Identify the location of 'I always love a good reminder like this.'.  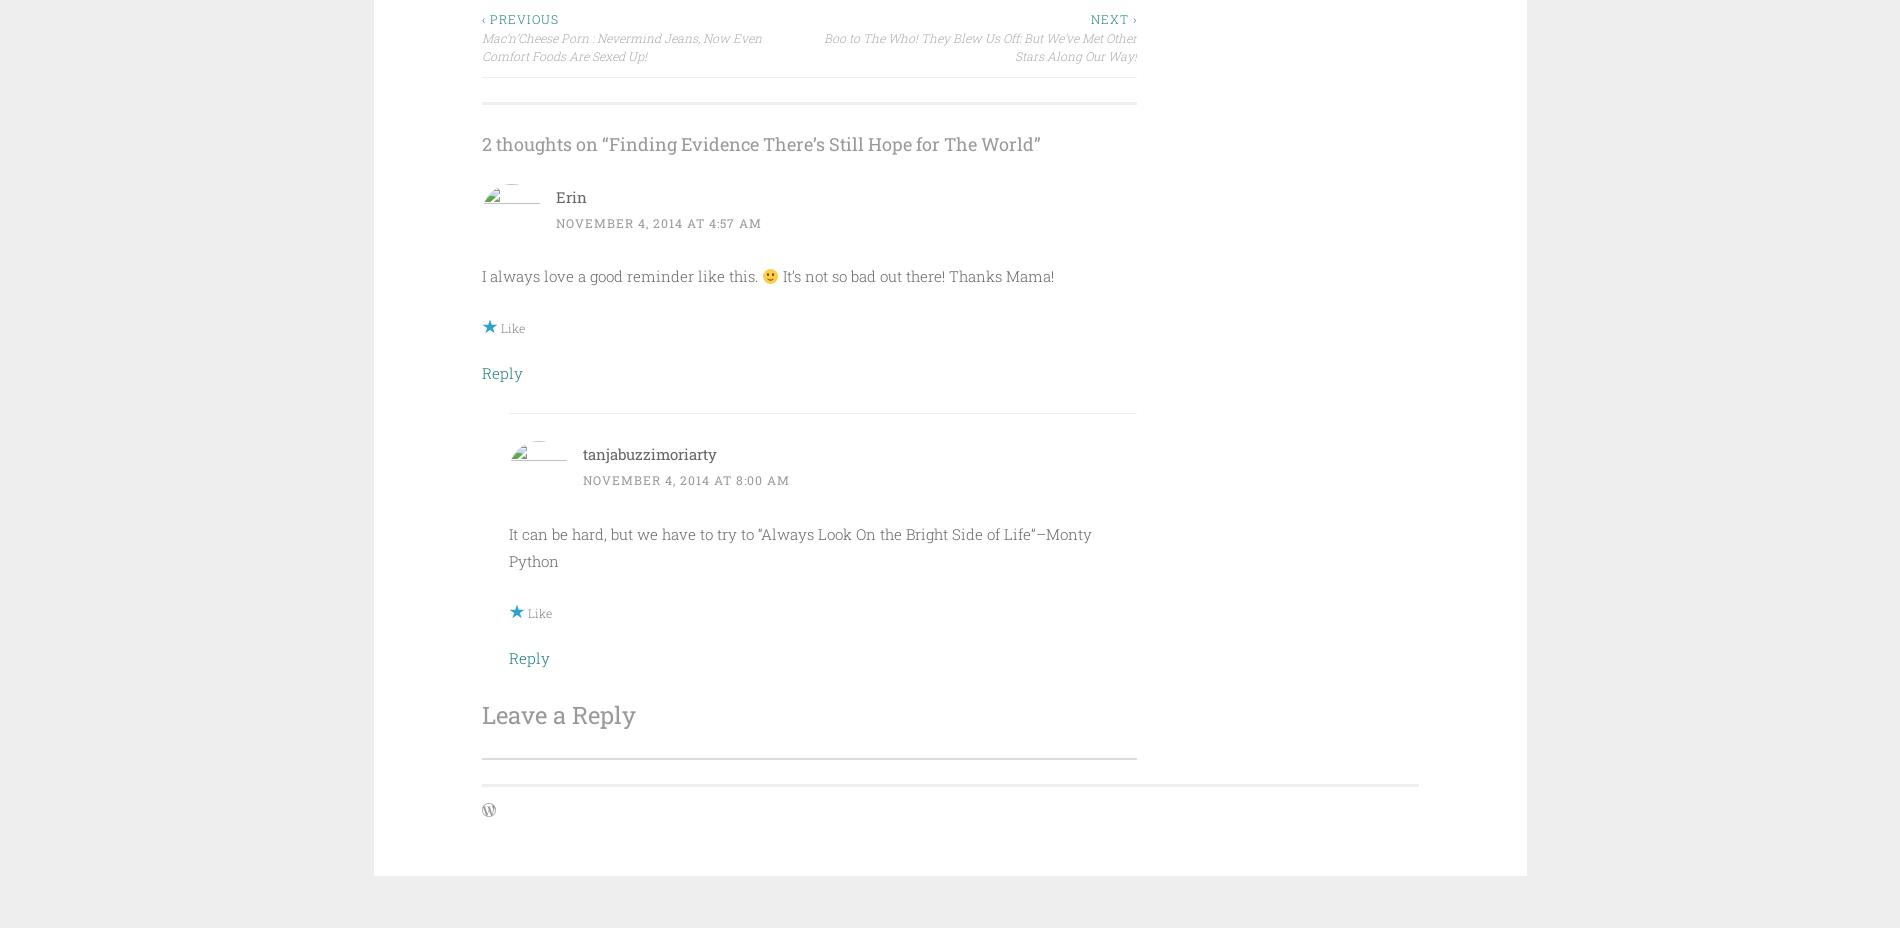
(620, 274).